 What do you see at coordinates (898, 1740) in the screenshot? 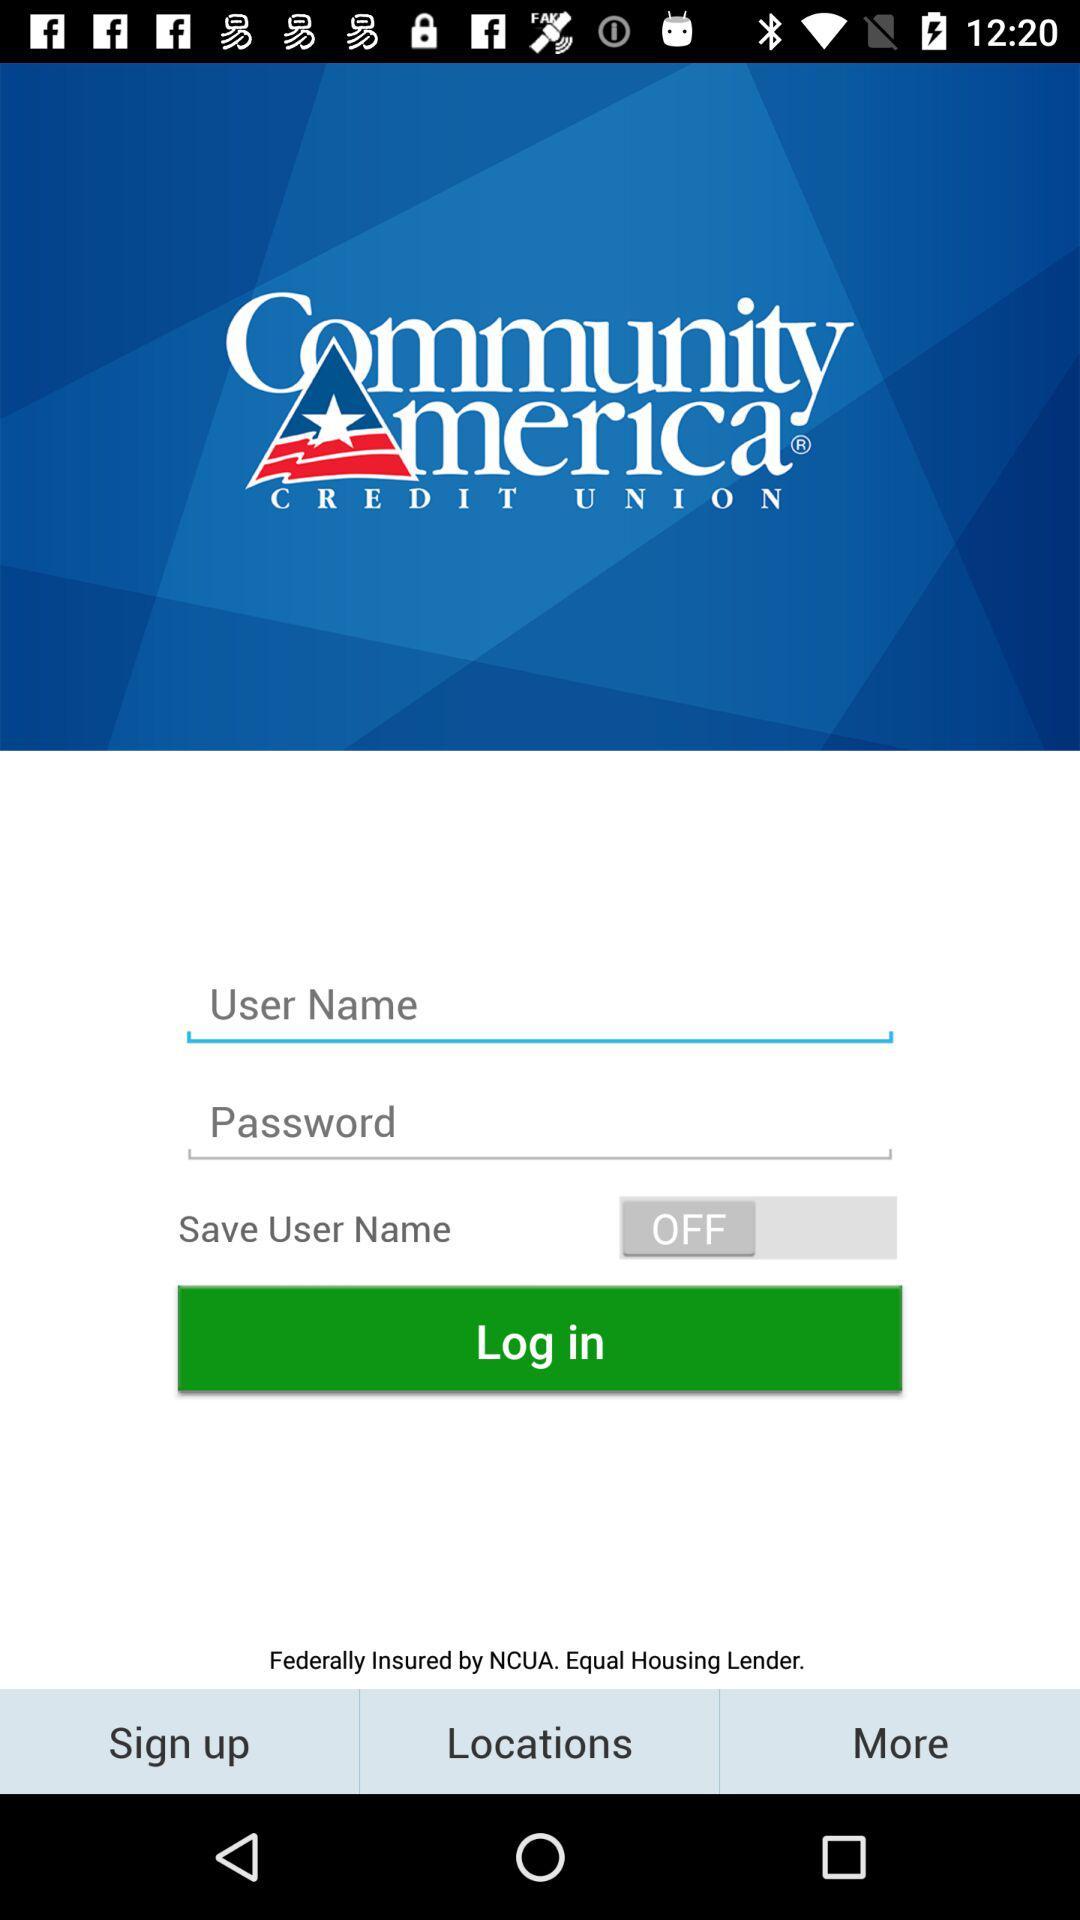
I see `the text next to locations` at bounding box center [898, 1740].